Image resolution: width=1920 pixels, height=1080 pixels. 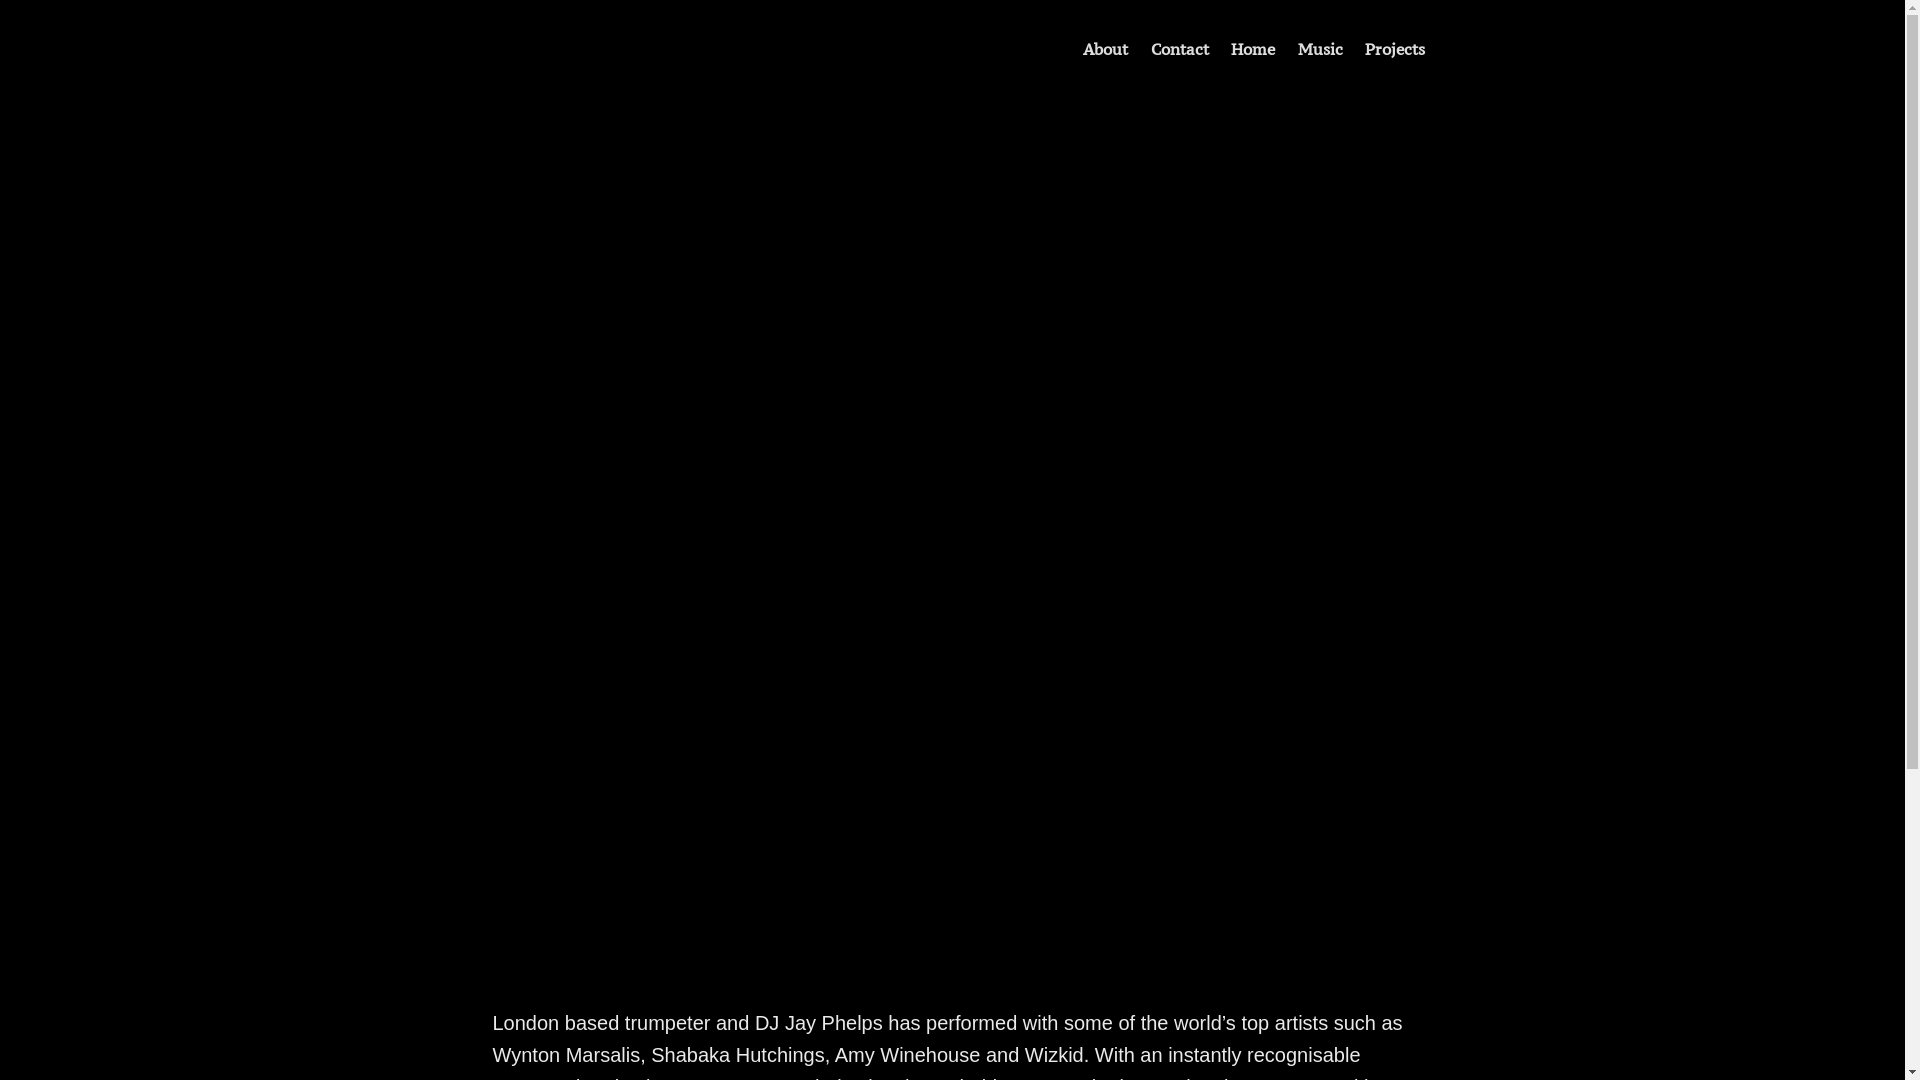 I want to click on 'Contact', so click(x=1179, y=46).